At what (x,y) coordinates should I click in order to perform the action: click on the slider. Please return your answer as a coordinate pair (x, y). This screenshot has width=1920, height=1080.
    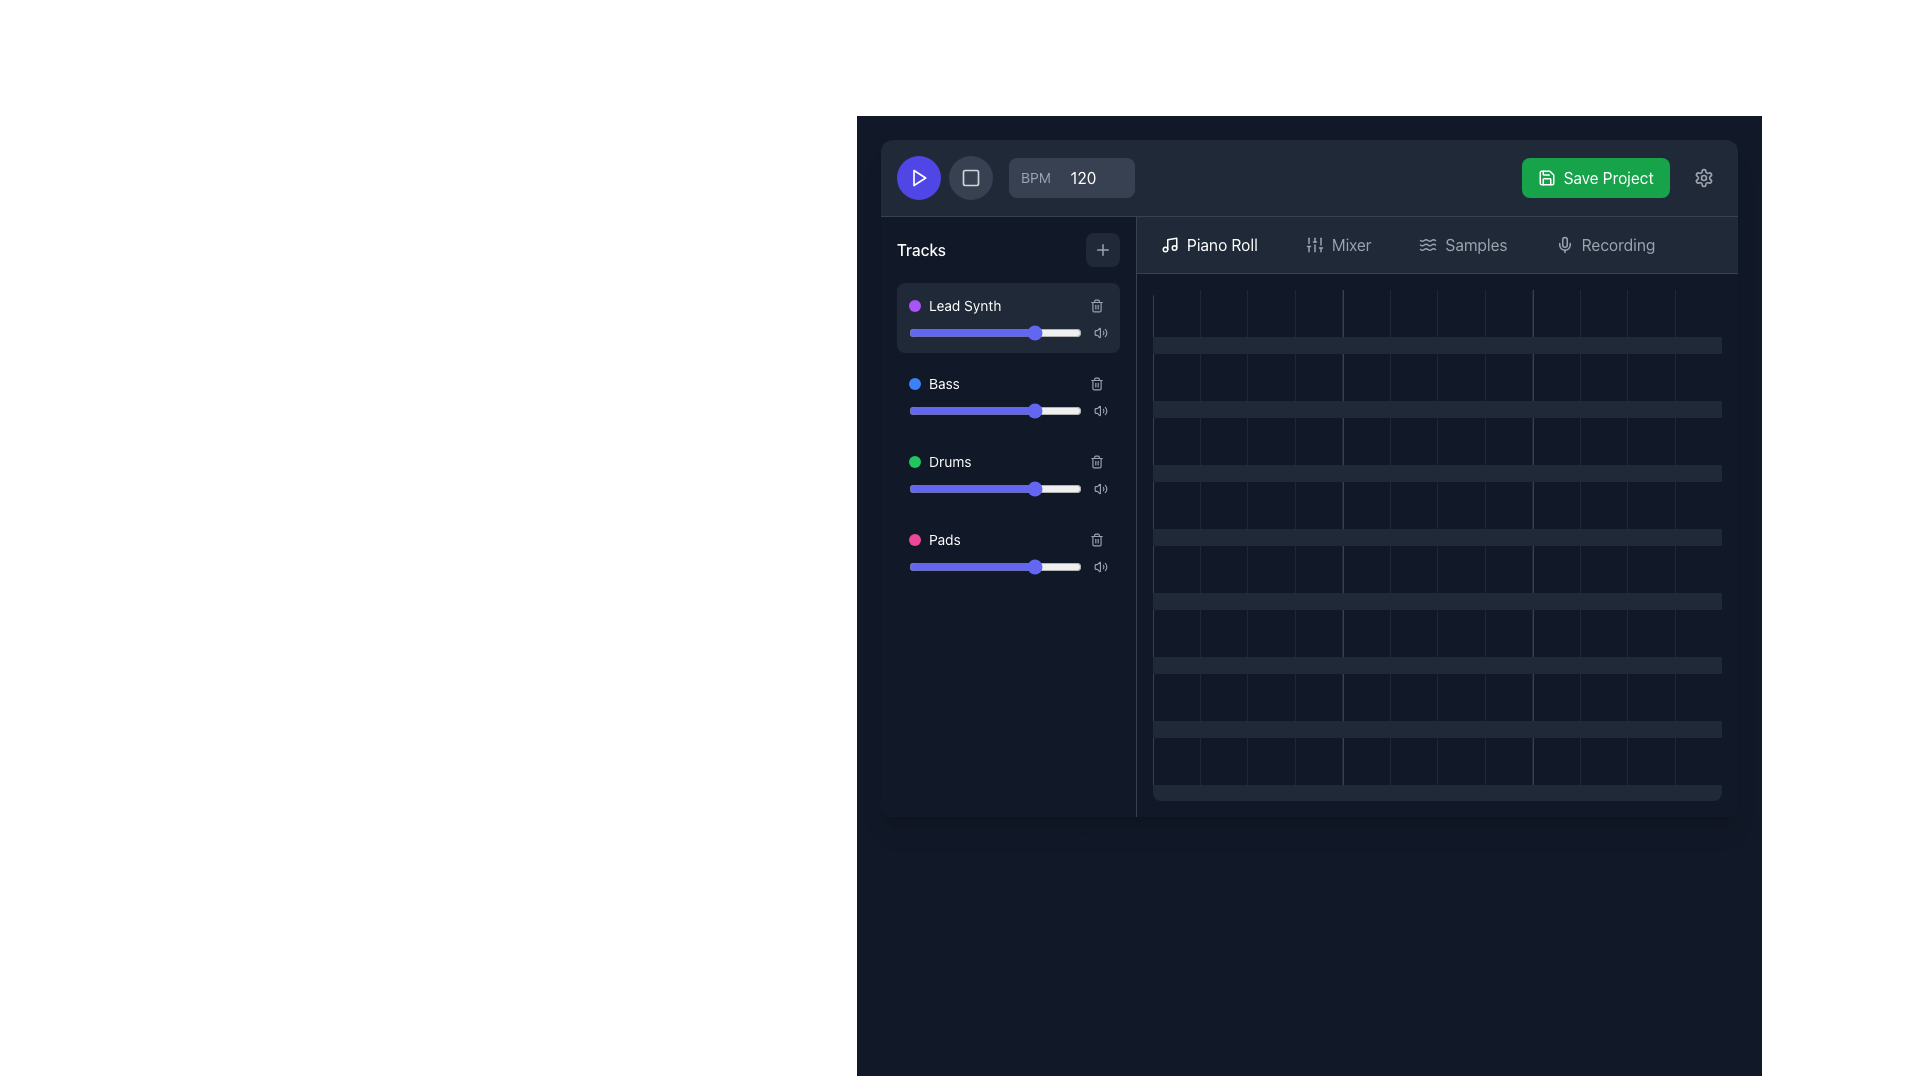
    Looking at the image, I should click on (937, 410).